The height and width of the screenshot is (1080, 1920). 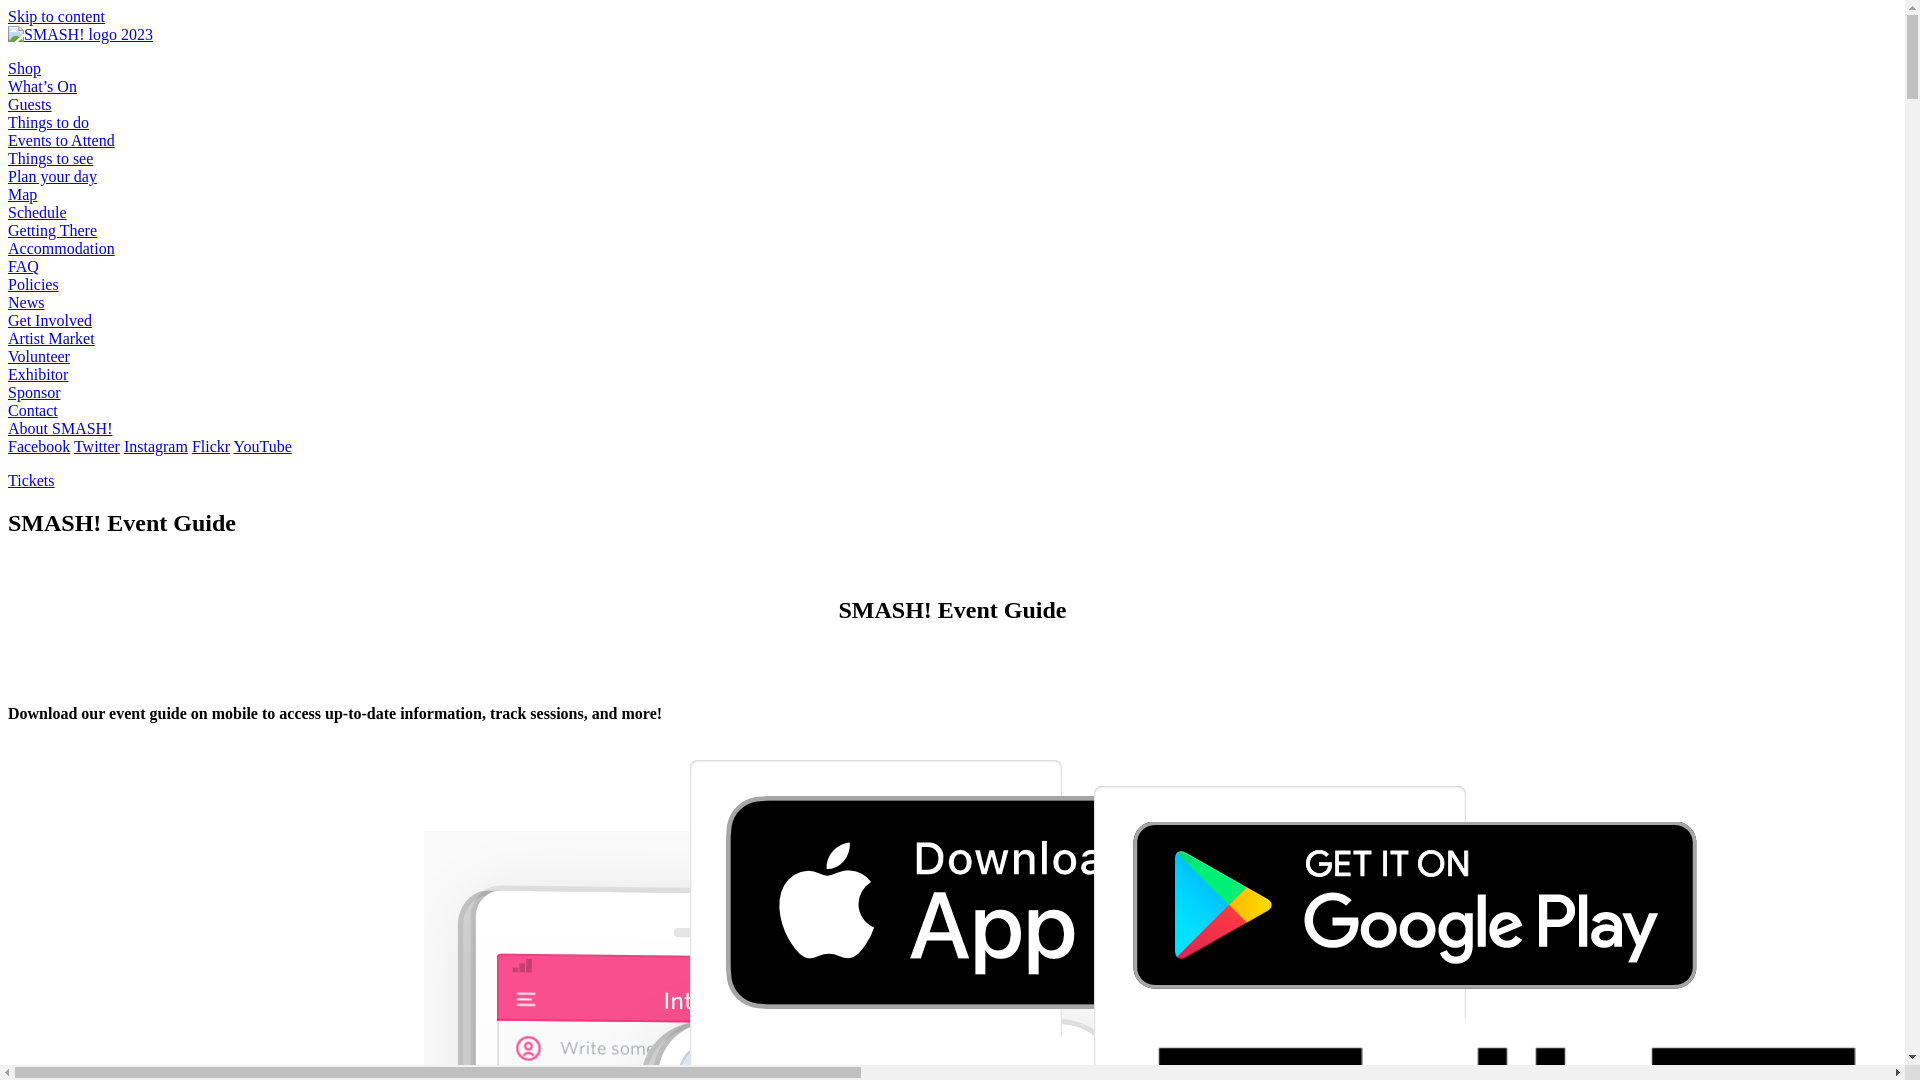 I want to click on 'Schedule', so click(x=37, y=212).